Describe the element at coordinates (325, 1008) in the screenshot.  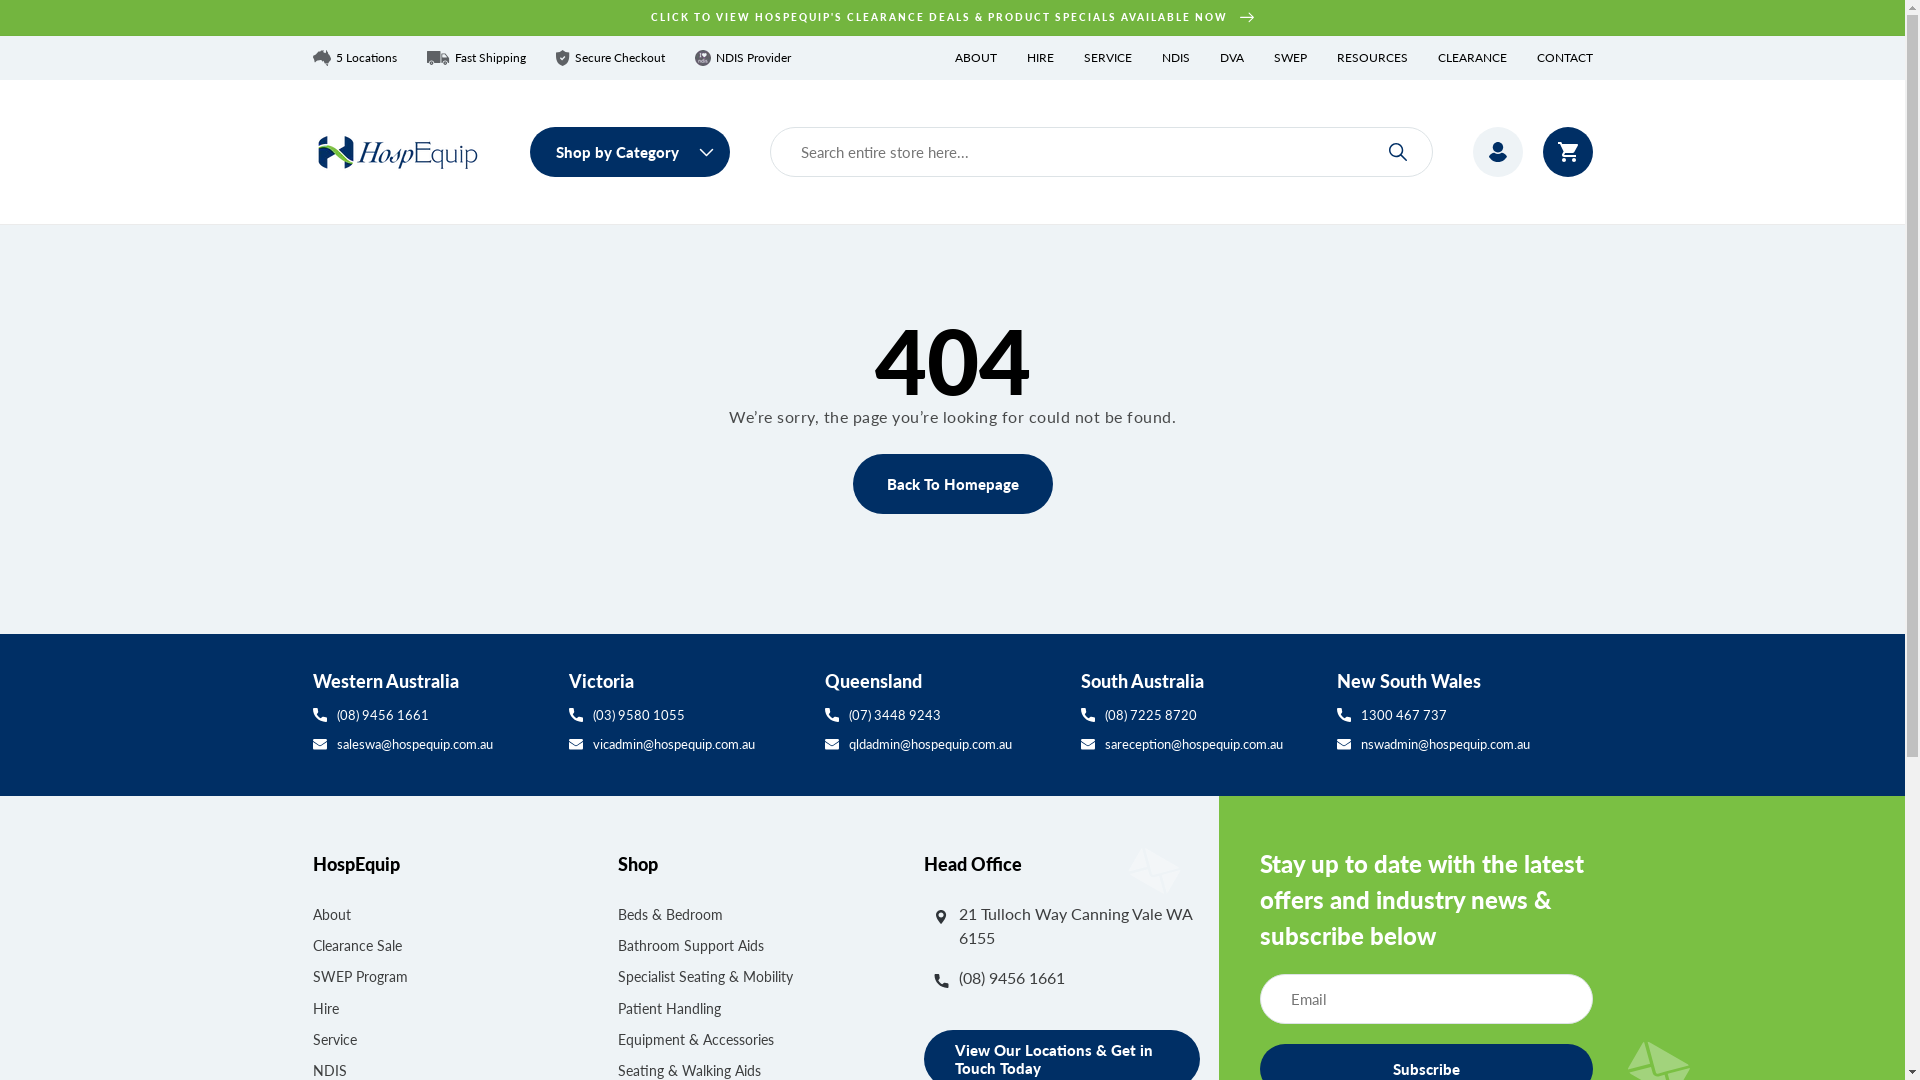
I see `'Hire'` at that location.